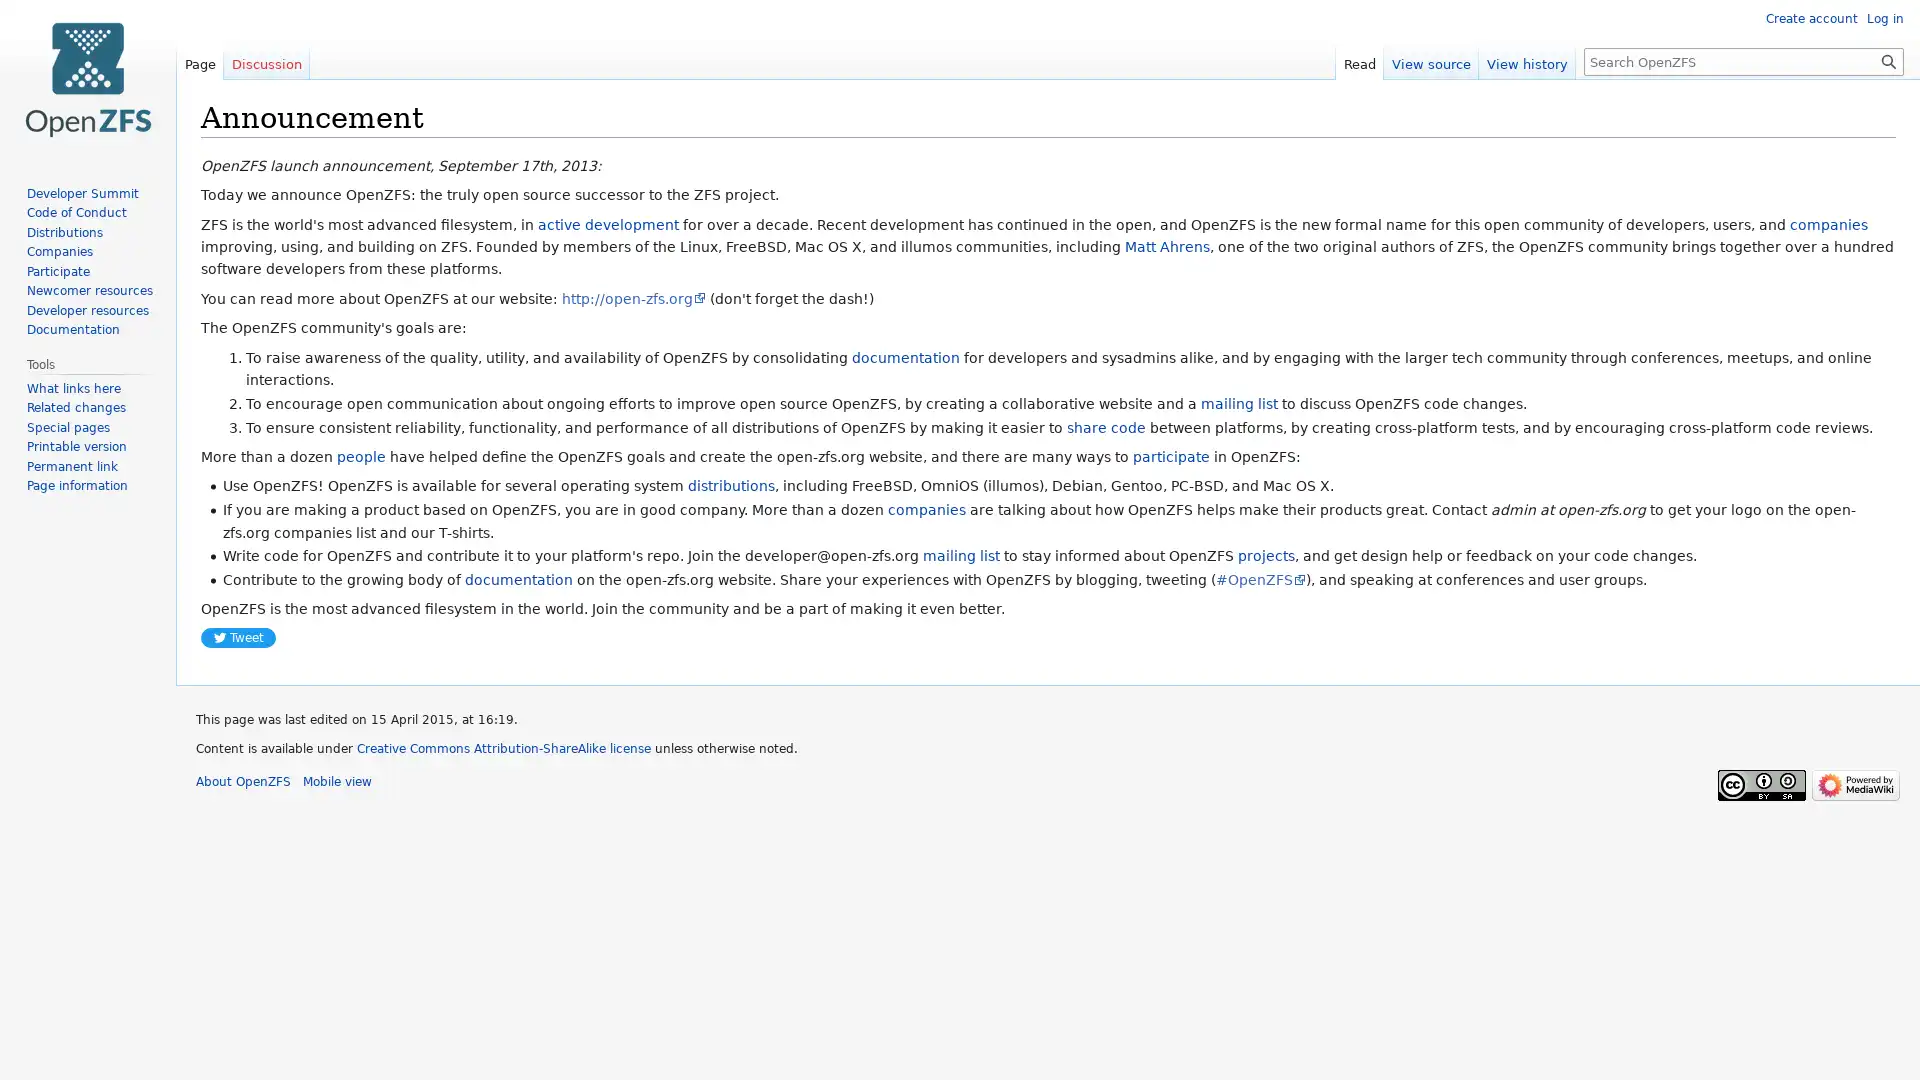 This screenshot has height=1080, width=1920. Describe the element at coordinates (1888, 60) in the screenshot. I see `Search` at that location.